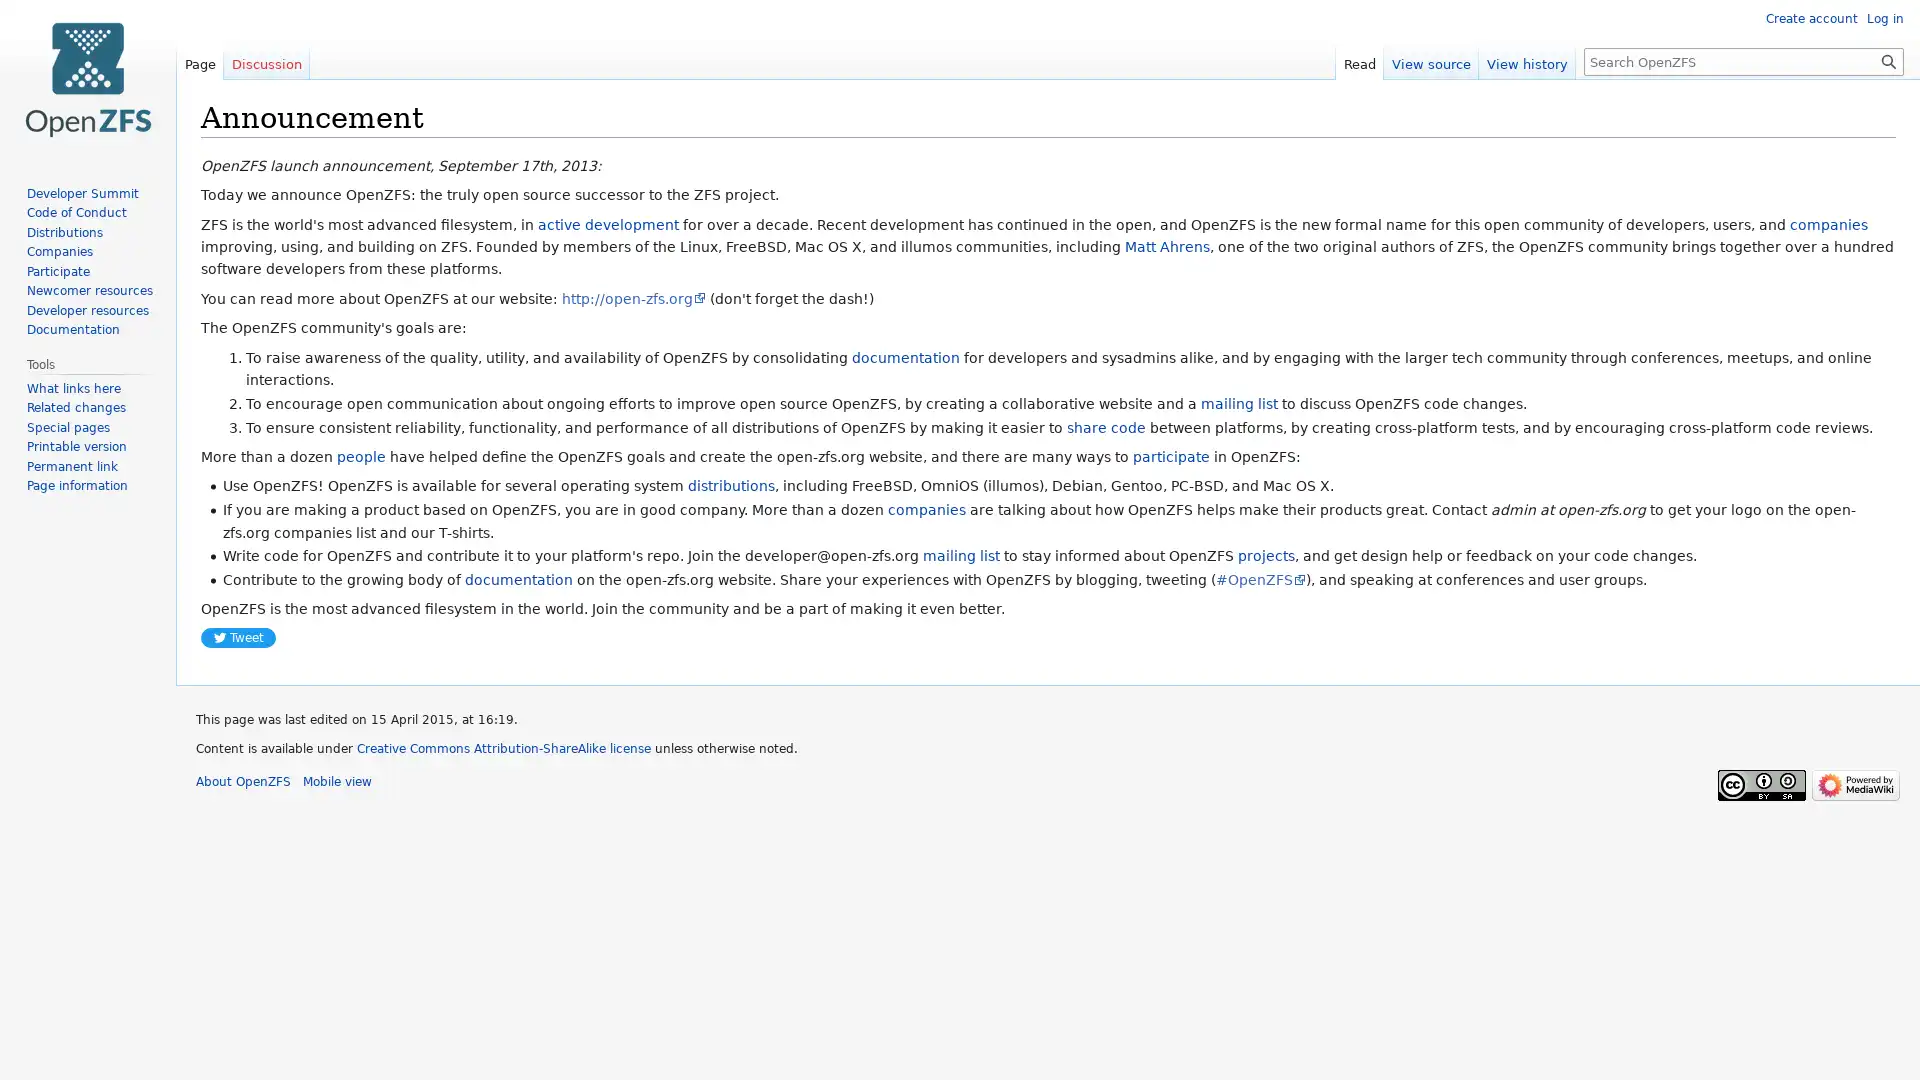 This screenshot has height=1080, width=1920. Describe the element at coordinates (1888, 60) in the screenshot. I see `Search` at that location.